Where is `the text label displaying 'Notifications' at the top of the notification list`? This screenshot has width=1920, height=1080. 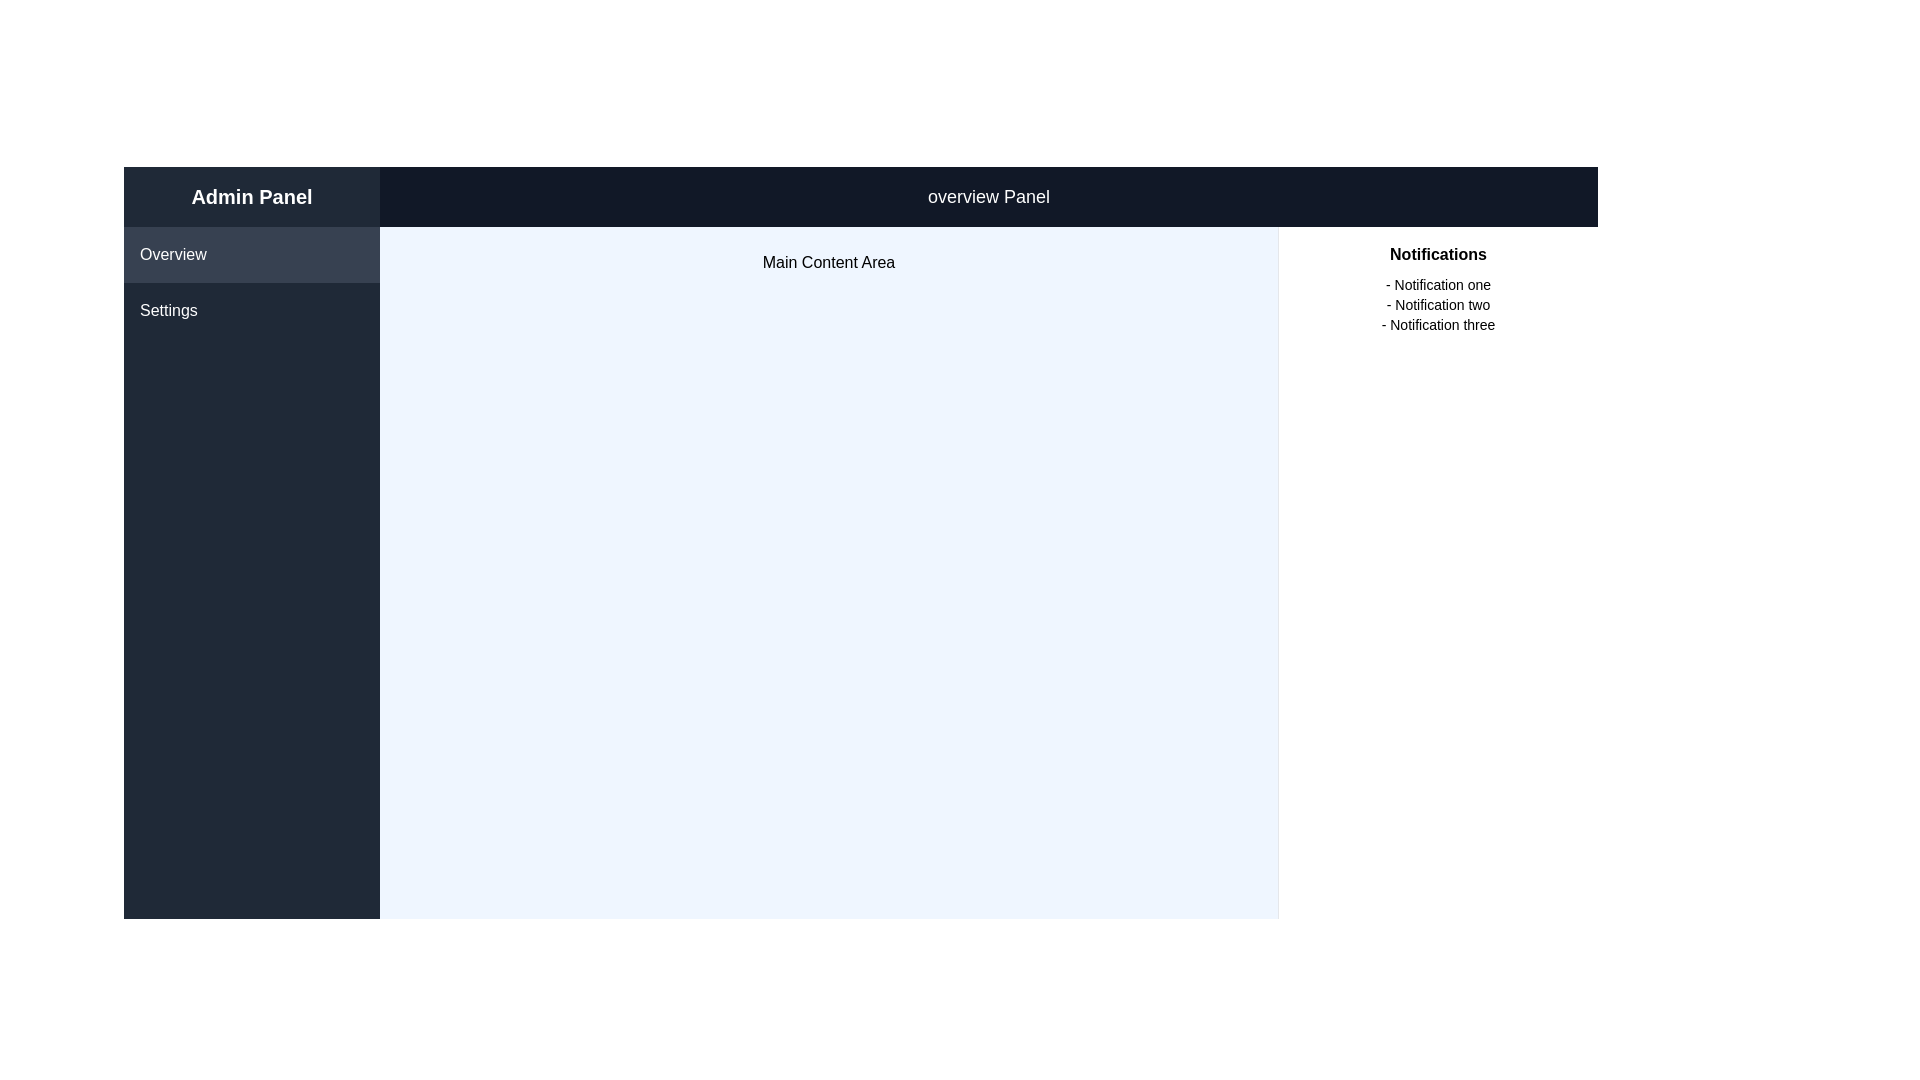 the text label displaying 'Notifications' at the top of the notification list is located at coordinates (1437, 253).